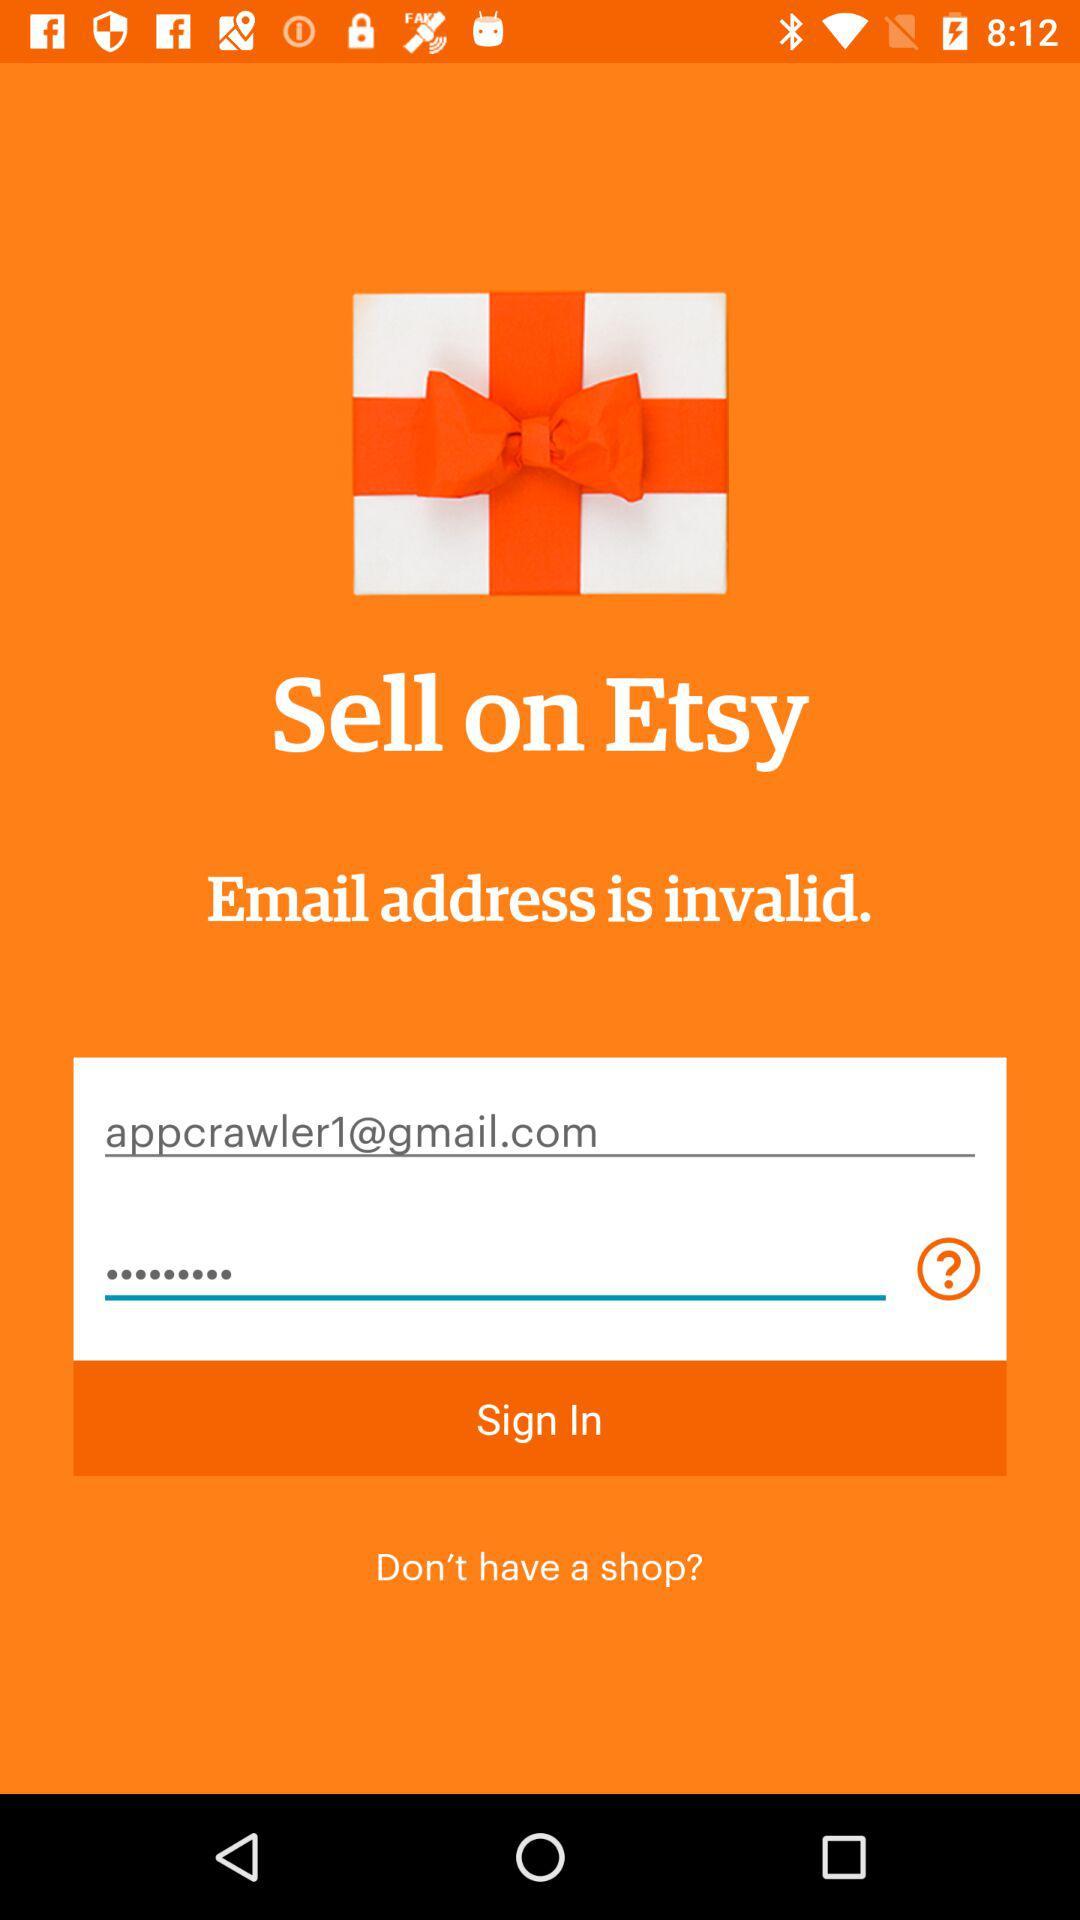  Describe the element at coordinates (495, 1267) in the screenshot. I see `icon above sign in icon` at that location.